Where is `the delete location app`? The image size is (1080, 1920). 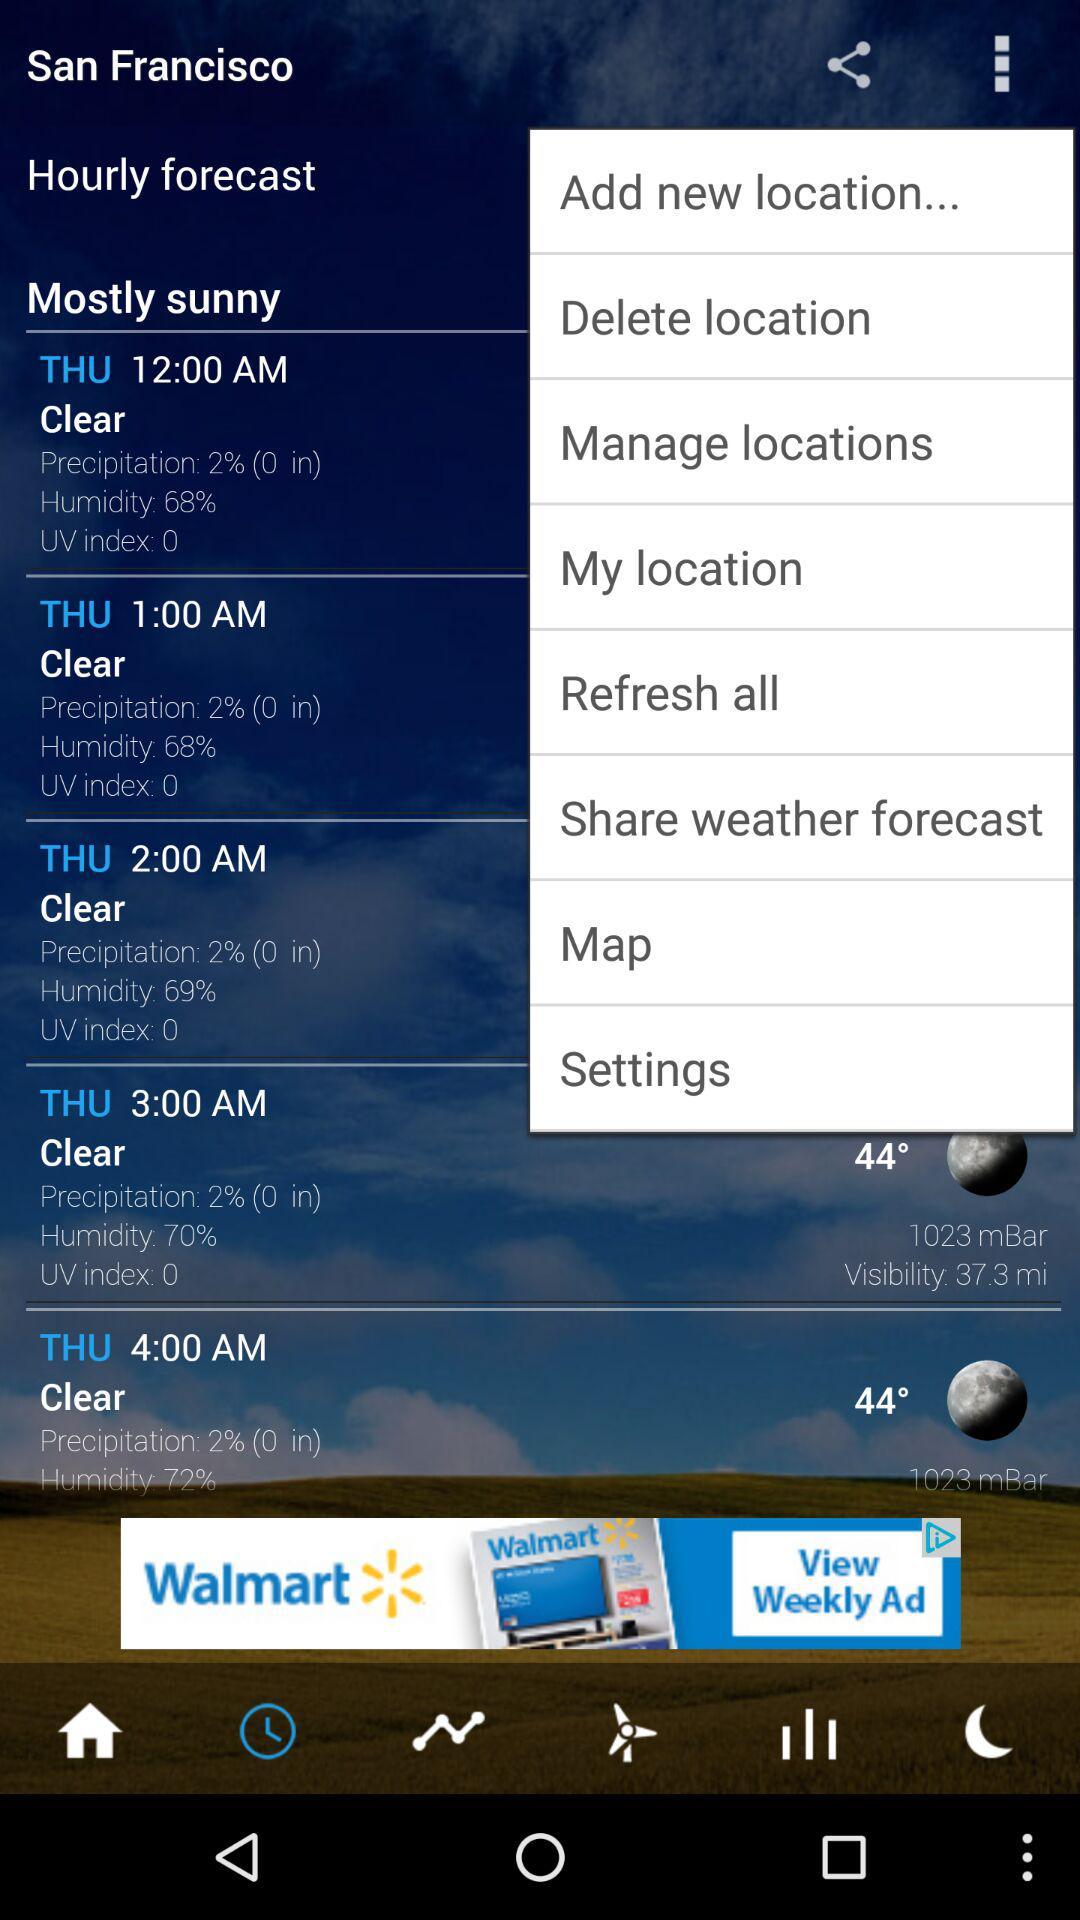
the delete location app is located at coordinates (800, 315).